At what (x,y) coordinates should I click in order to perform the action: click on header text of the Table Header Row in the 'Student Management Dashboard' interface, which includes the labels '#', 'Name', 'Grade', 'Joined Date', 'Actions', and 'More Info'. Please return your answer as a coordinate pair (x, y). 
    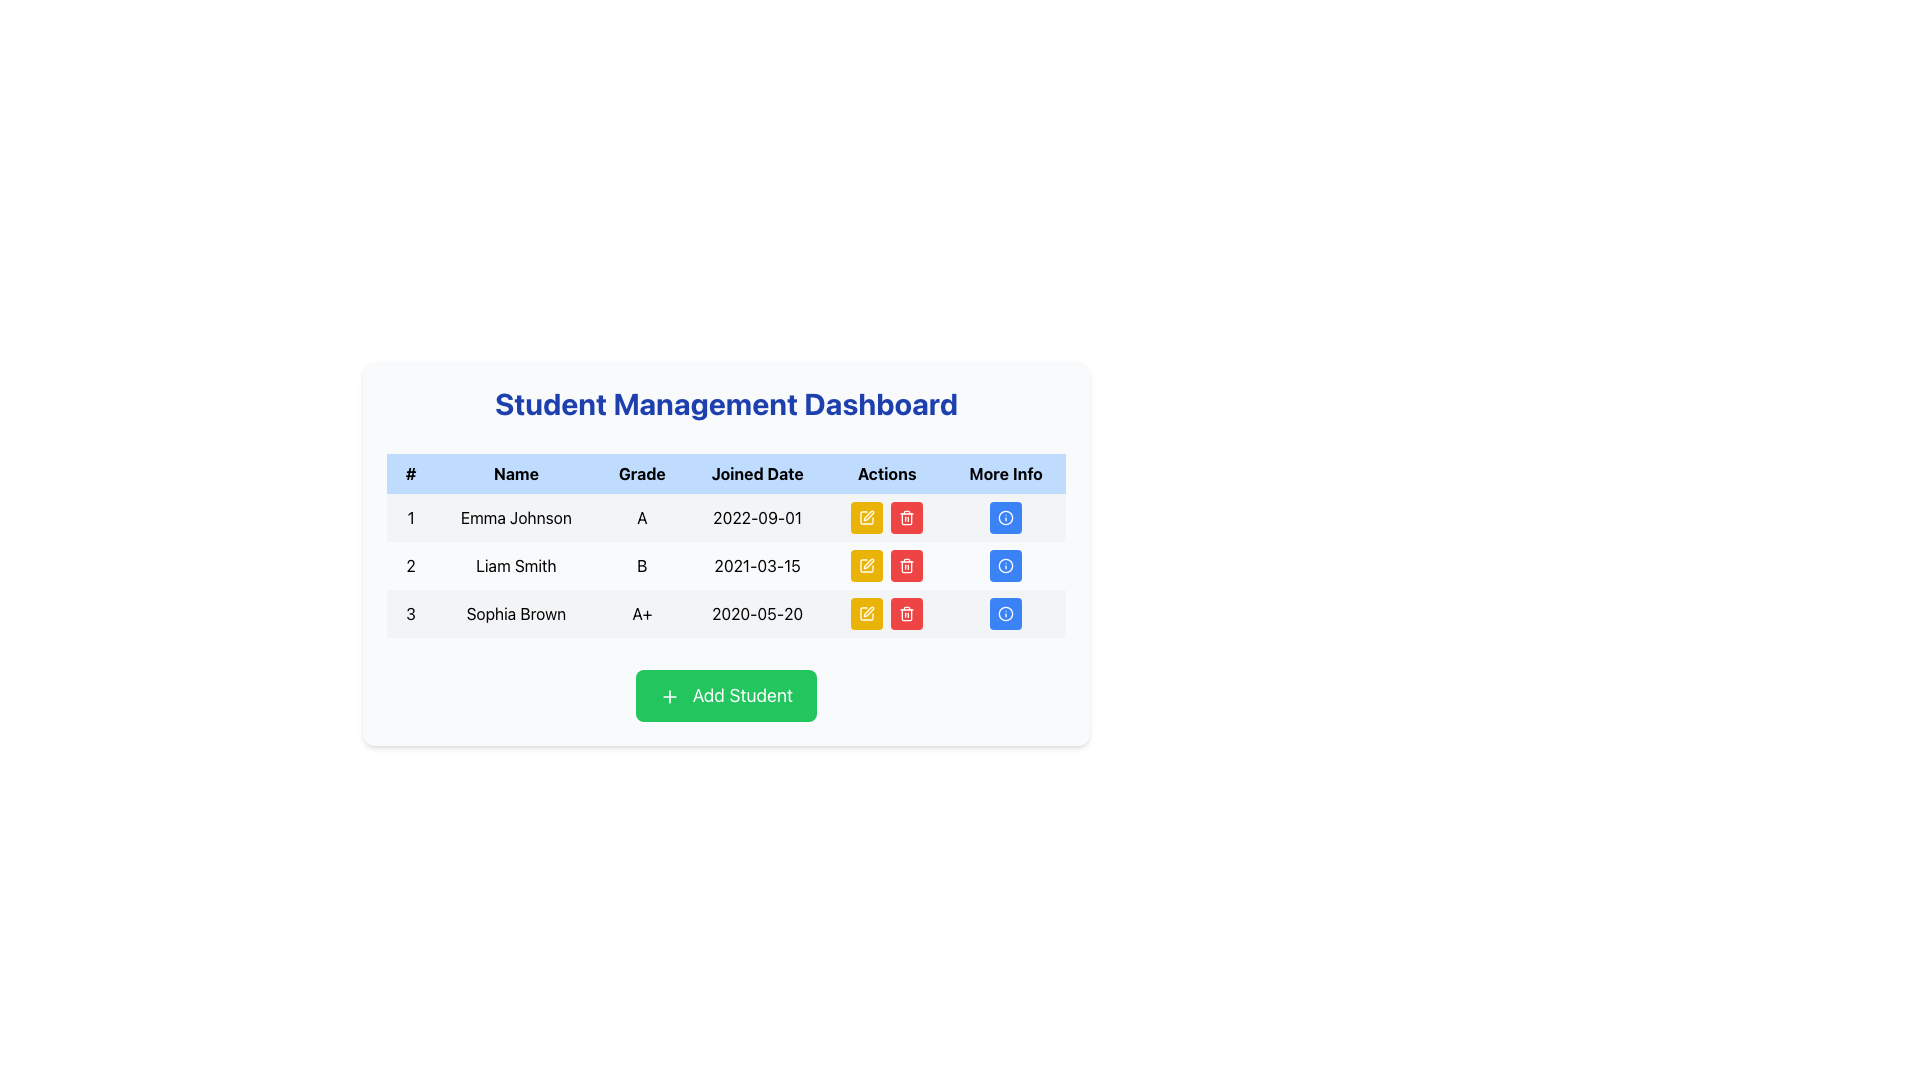
    Looking at the image, I should click on (725, 474).